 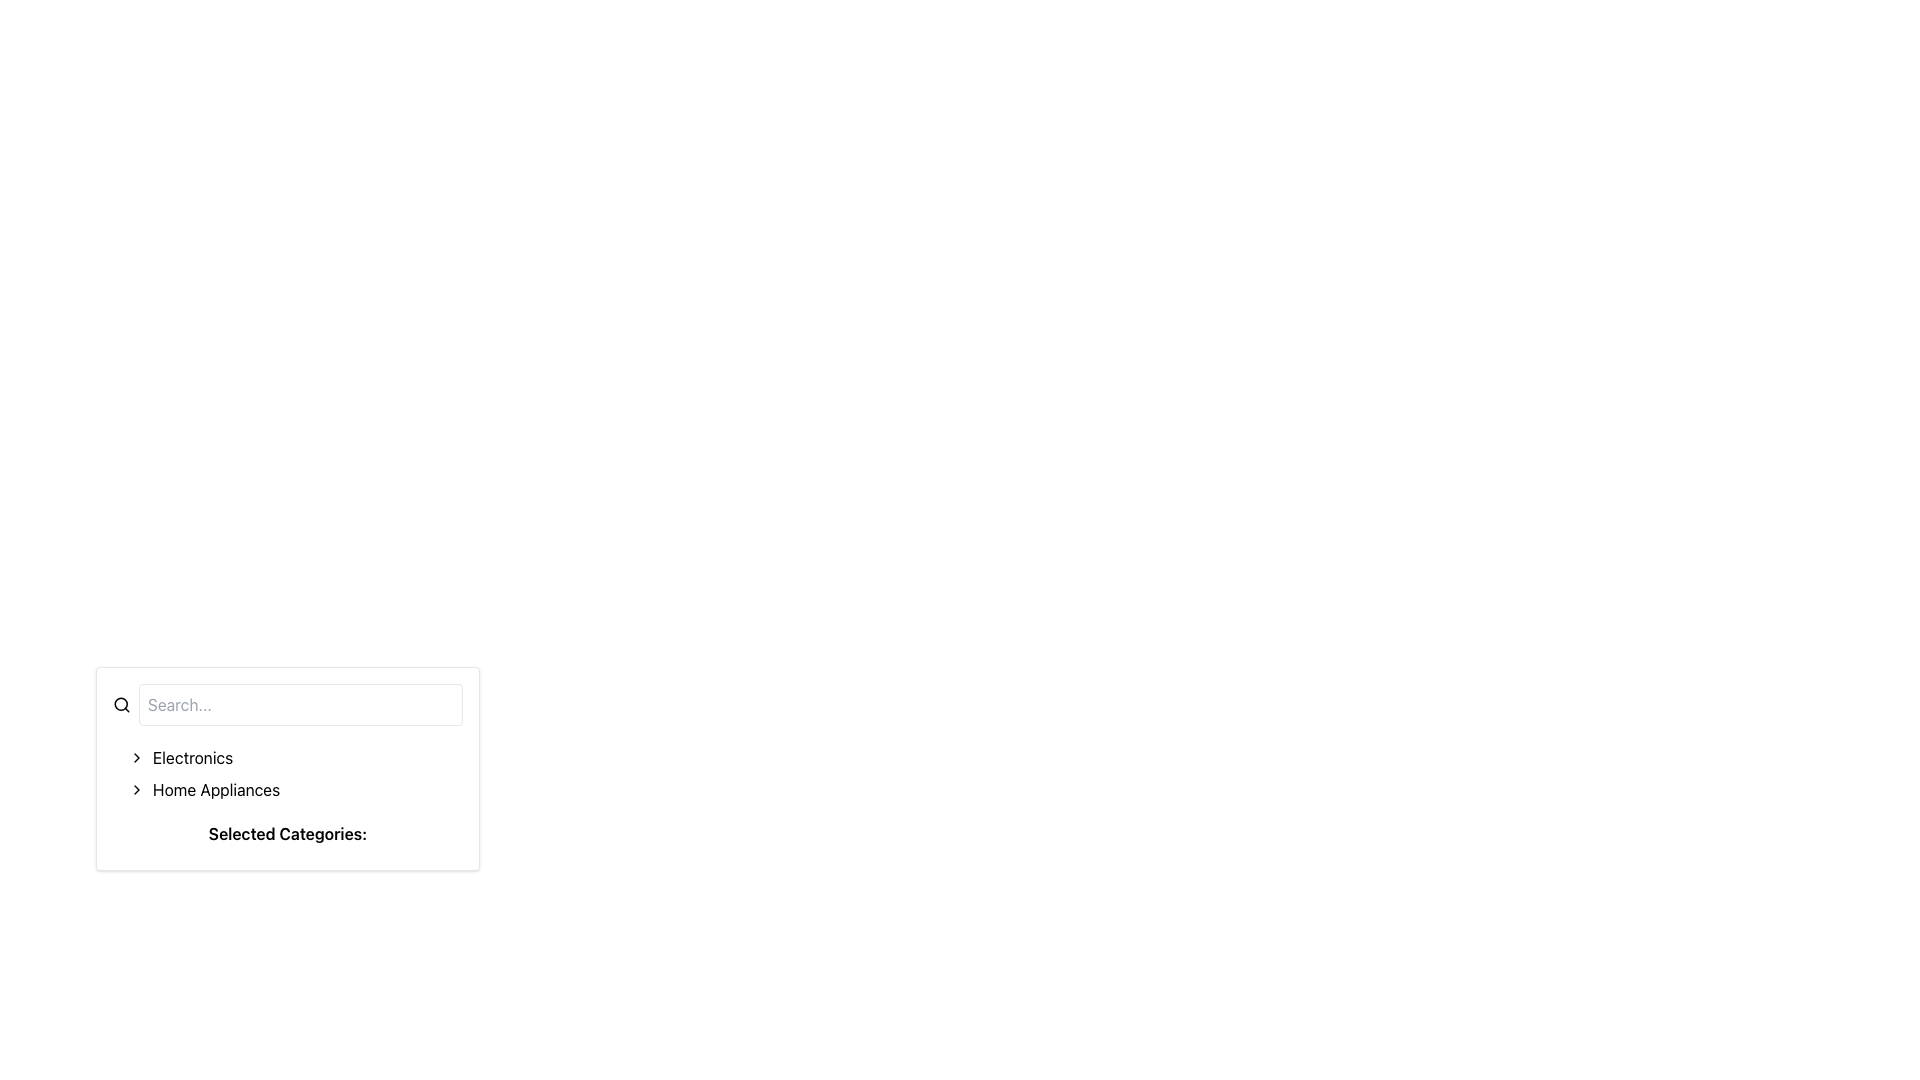 I want to click on the rightward-pointing chevron icon located at the beginning of the 'Home Appliances' text, so click(x=136, y=789).